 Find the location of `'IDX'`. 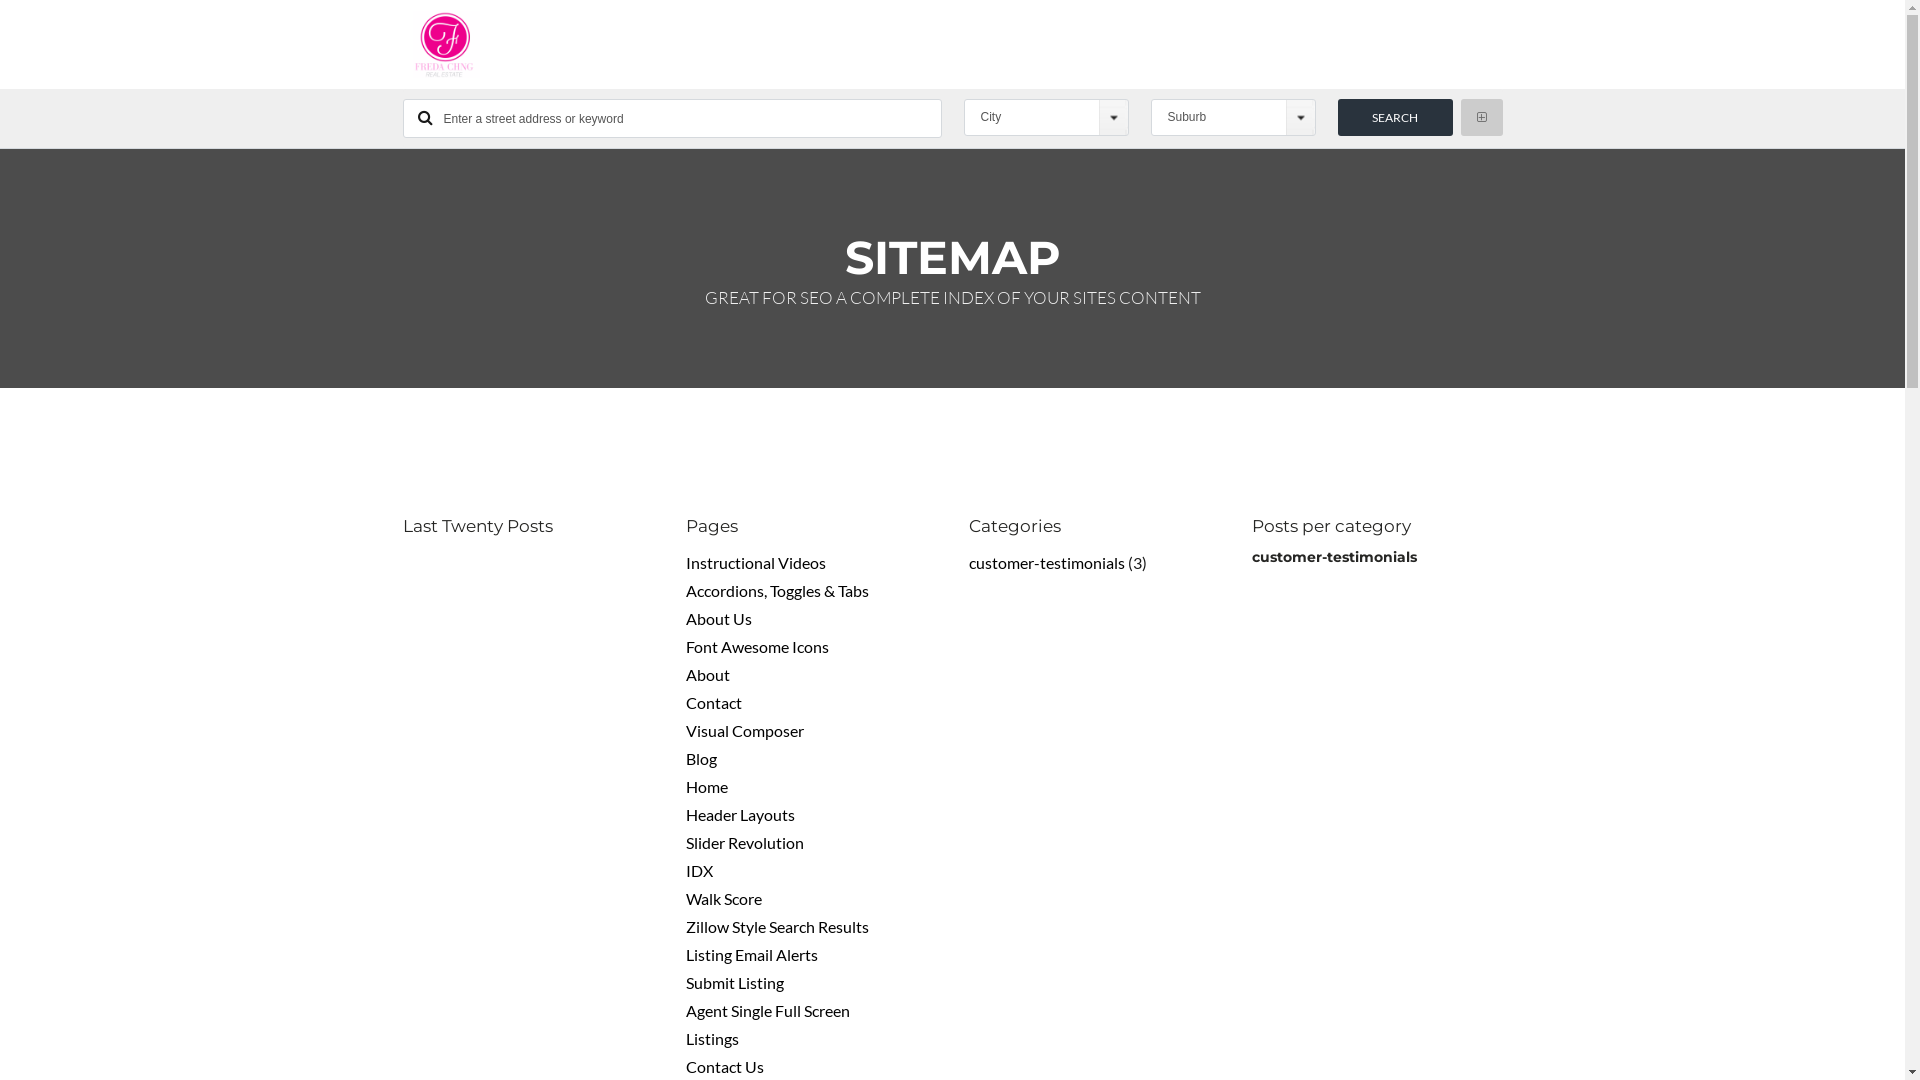

'IDX' is located at coordinates (686, 869).